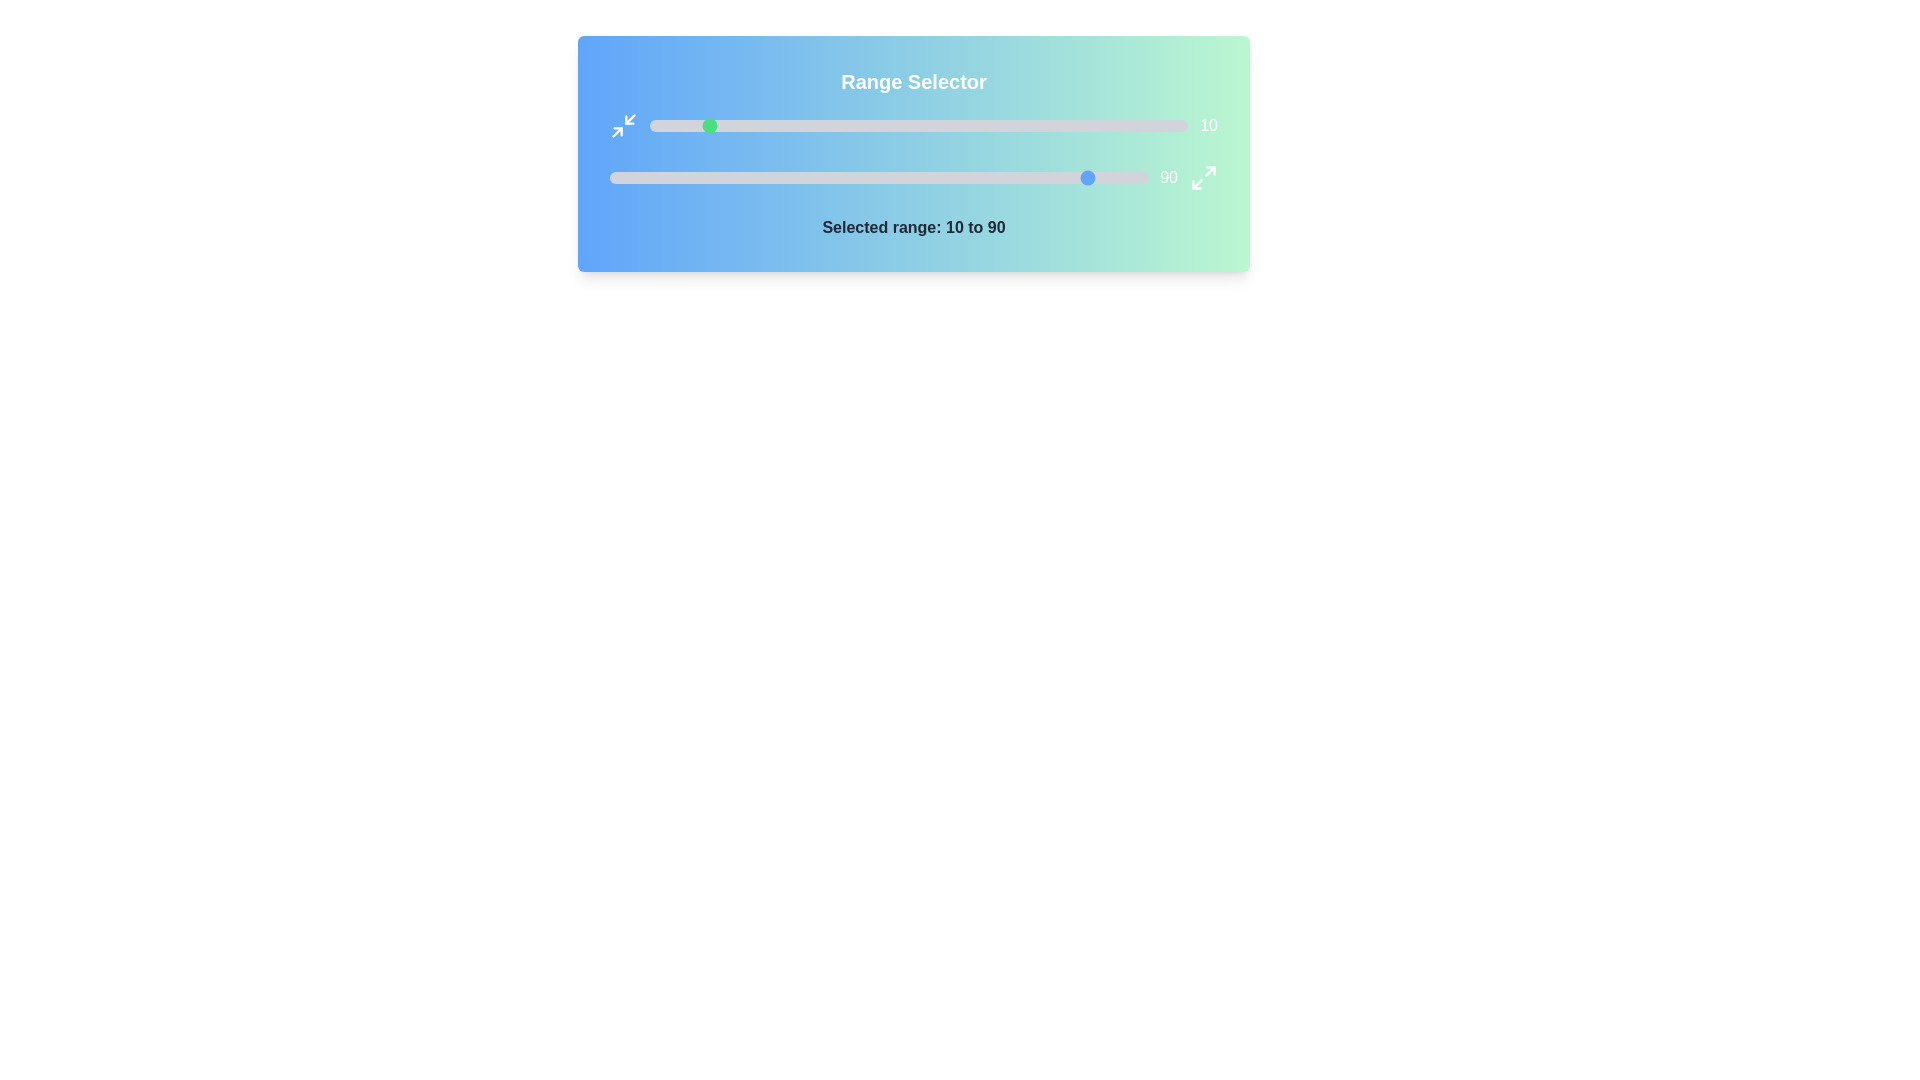 Image resolution: width=1920 pixels, height=1080 pixels. What do you see at coordinates (814, 176) in the screenshot?
I see `the slider value` at bounding box center [814, 176].